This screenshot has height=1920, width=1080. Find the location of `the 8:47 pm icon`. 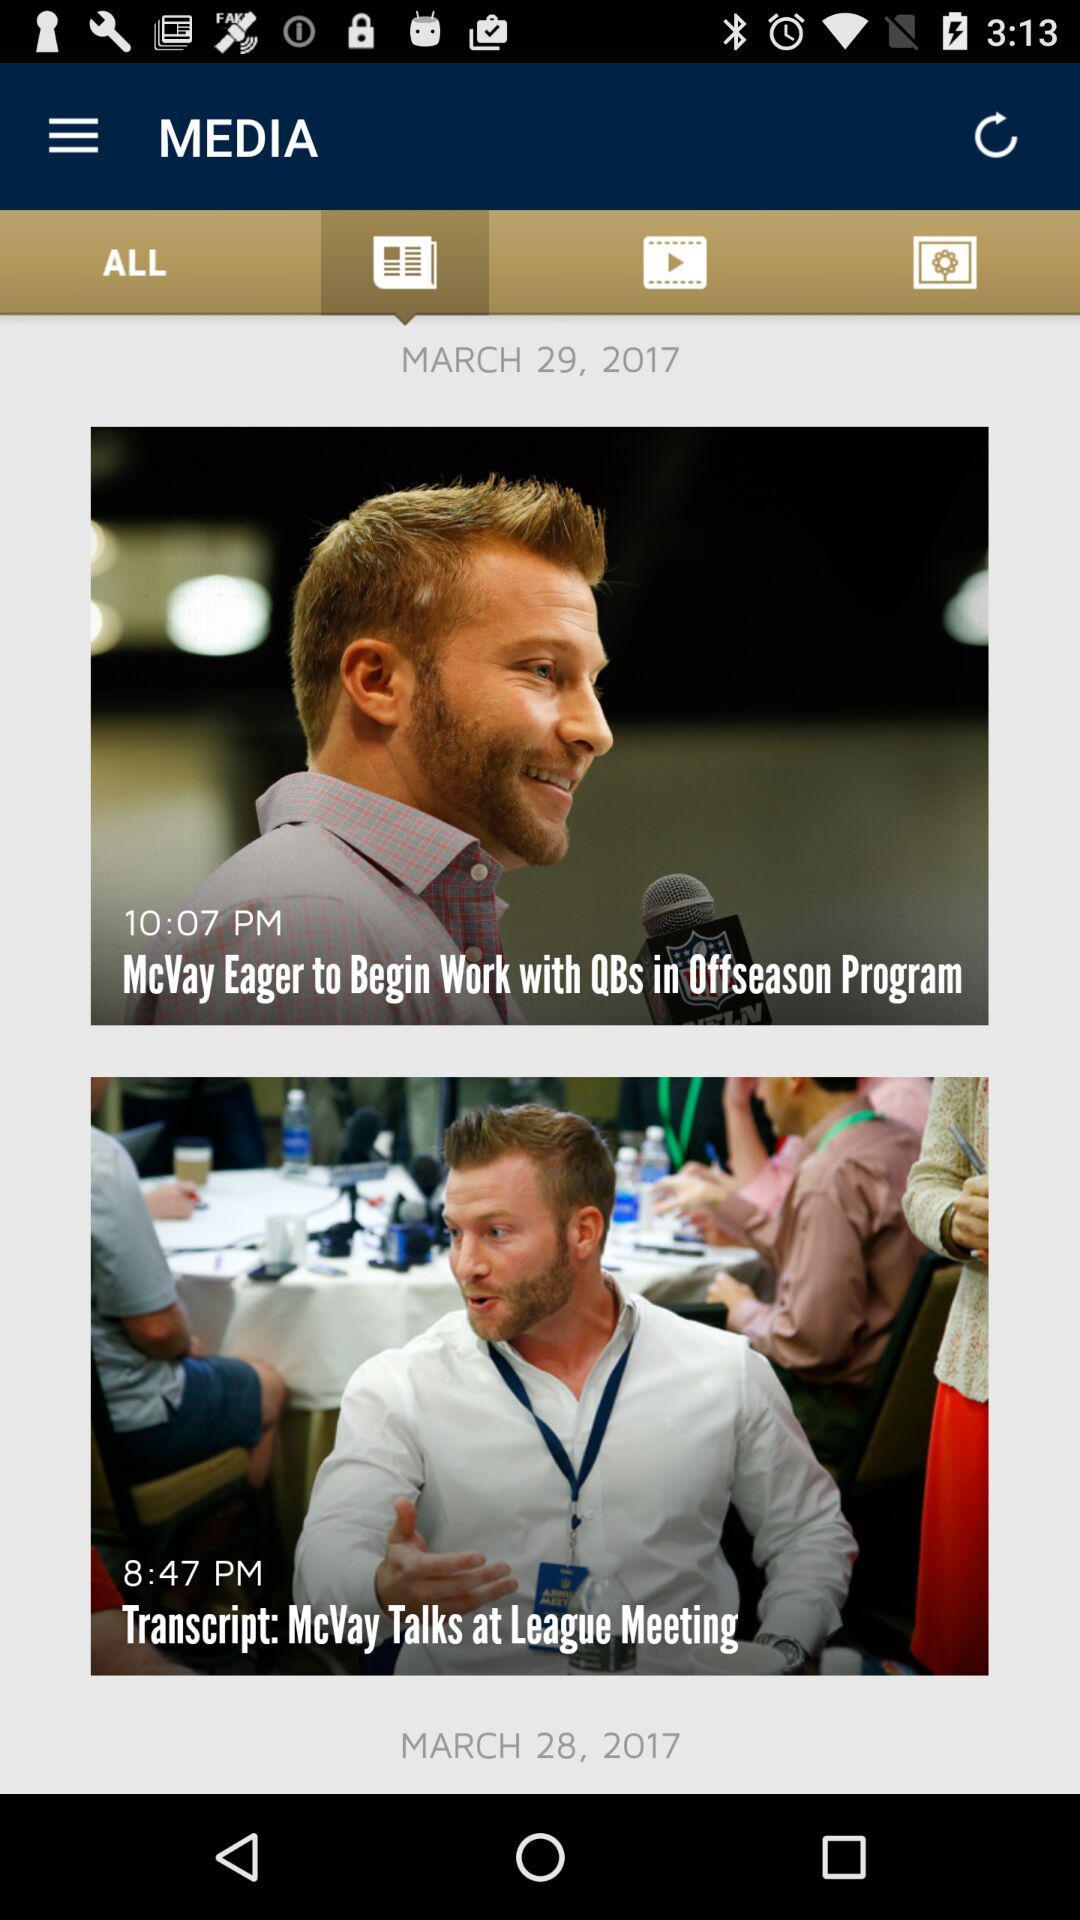

the 8:47 pm icon is located at coordinates (193, 1570).